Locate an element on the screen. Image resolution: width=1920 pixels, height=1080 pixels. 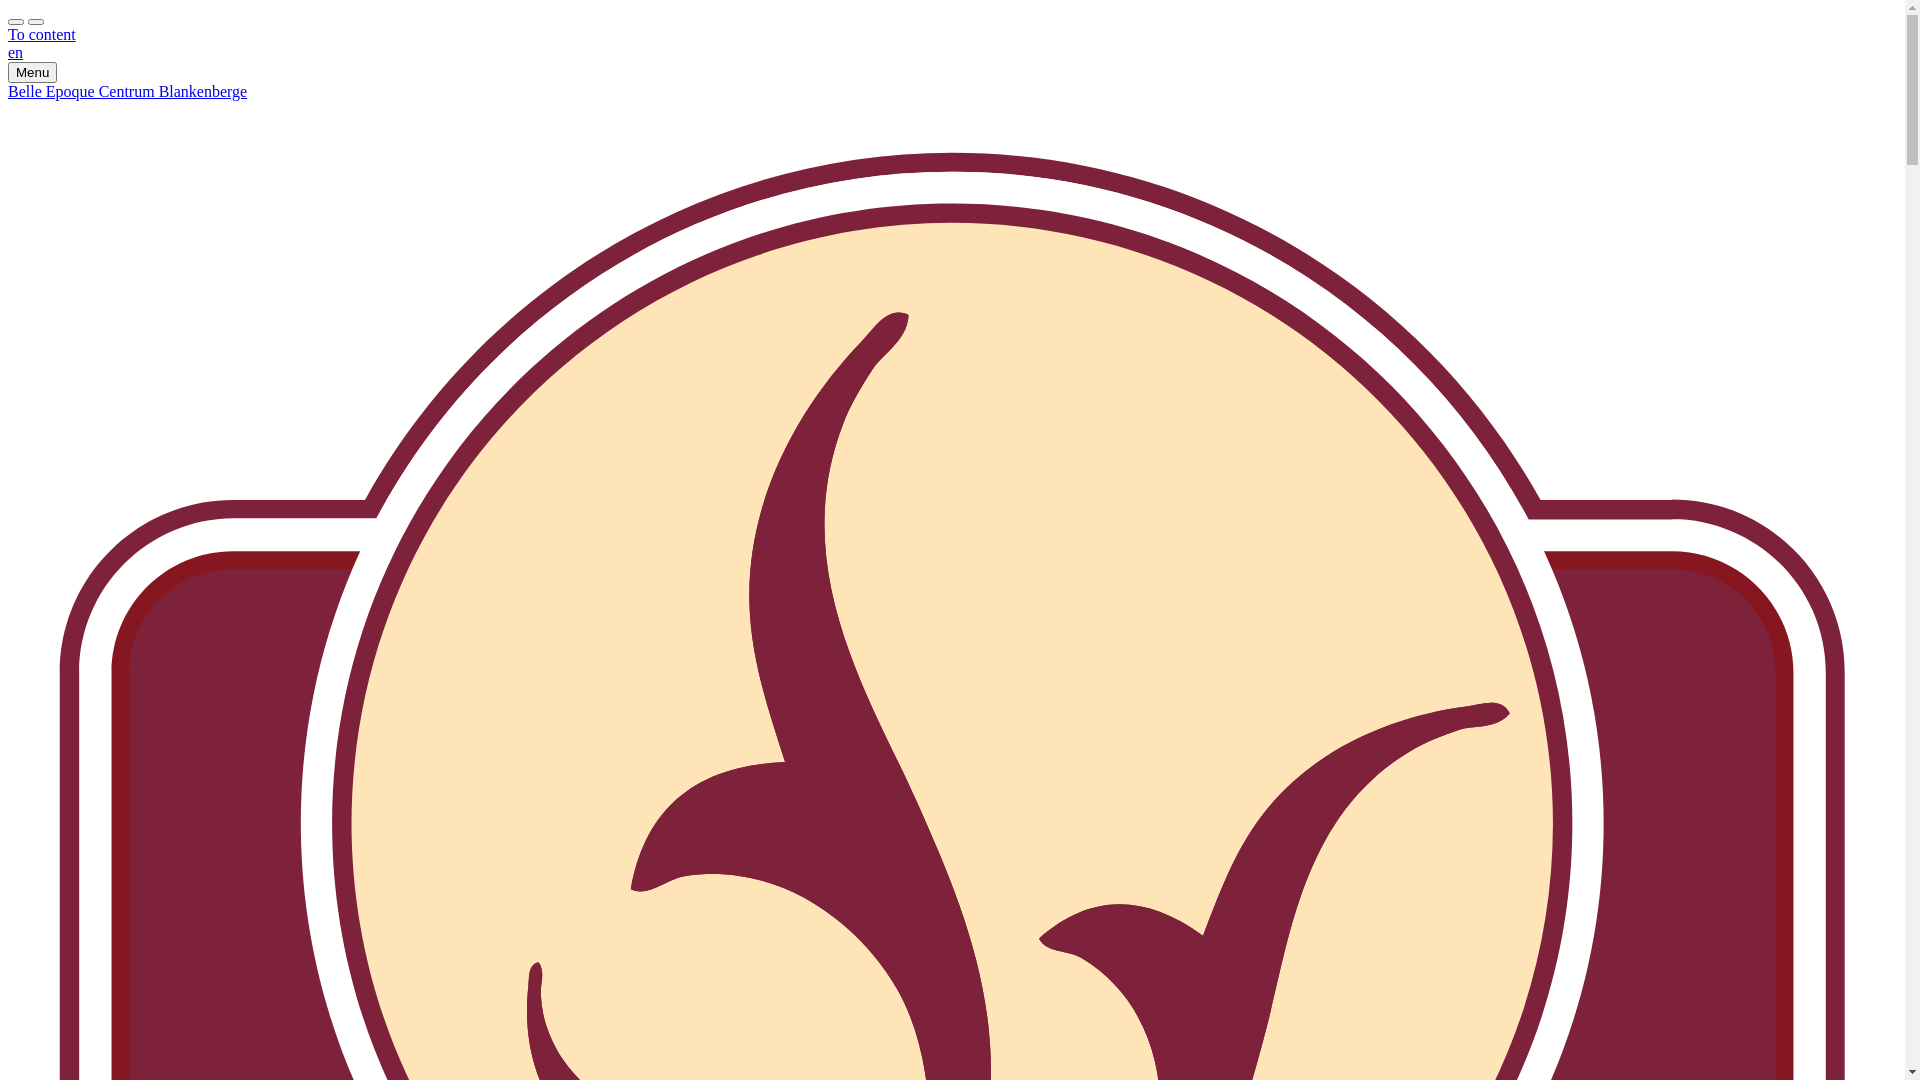
'acceptall' is located at coordinates (8, 22).